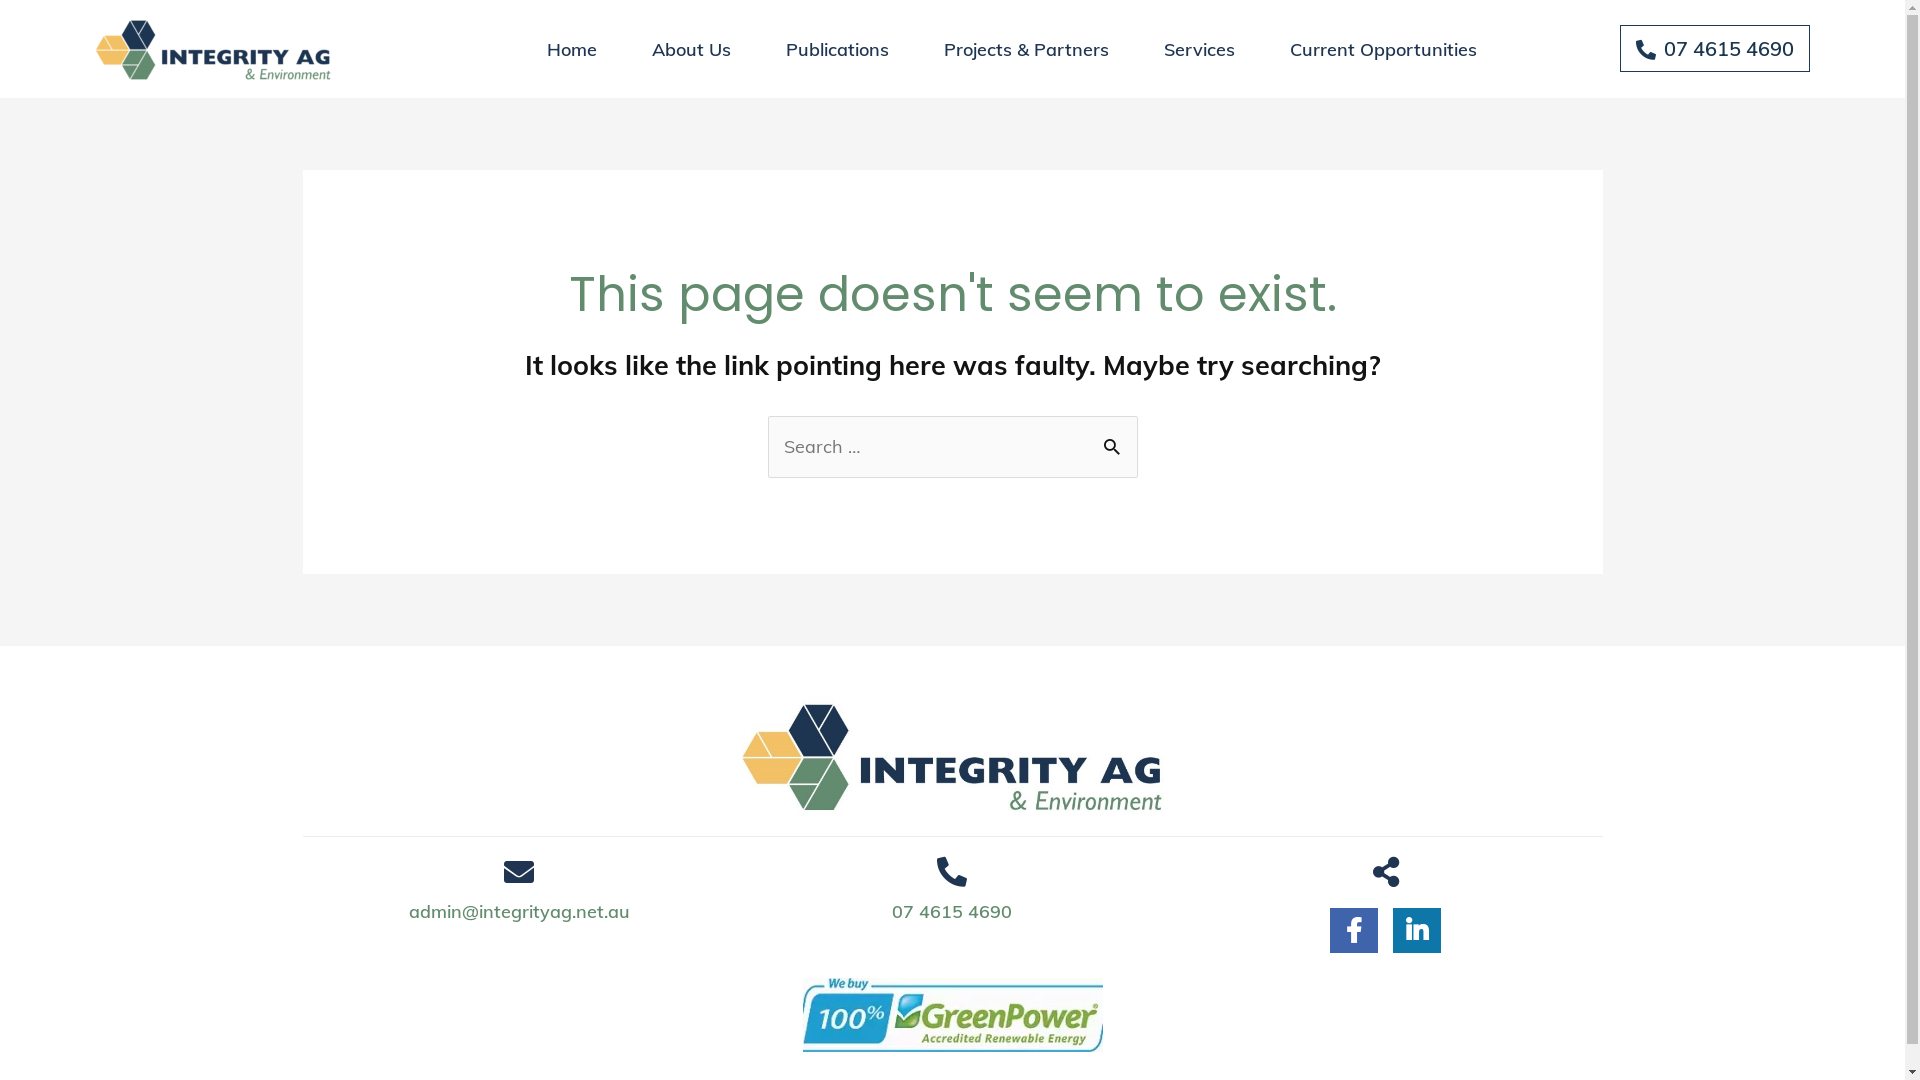 Image resolution: width=1920 pixels, height=1080 pixels. What do you see at coordinates (837, 48) in the screenshot?
I see `'Publications'` at bounding box center [837, 48].